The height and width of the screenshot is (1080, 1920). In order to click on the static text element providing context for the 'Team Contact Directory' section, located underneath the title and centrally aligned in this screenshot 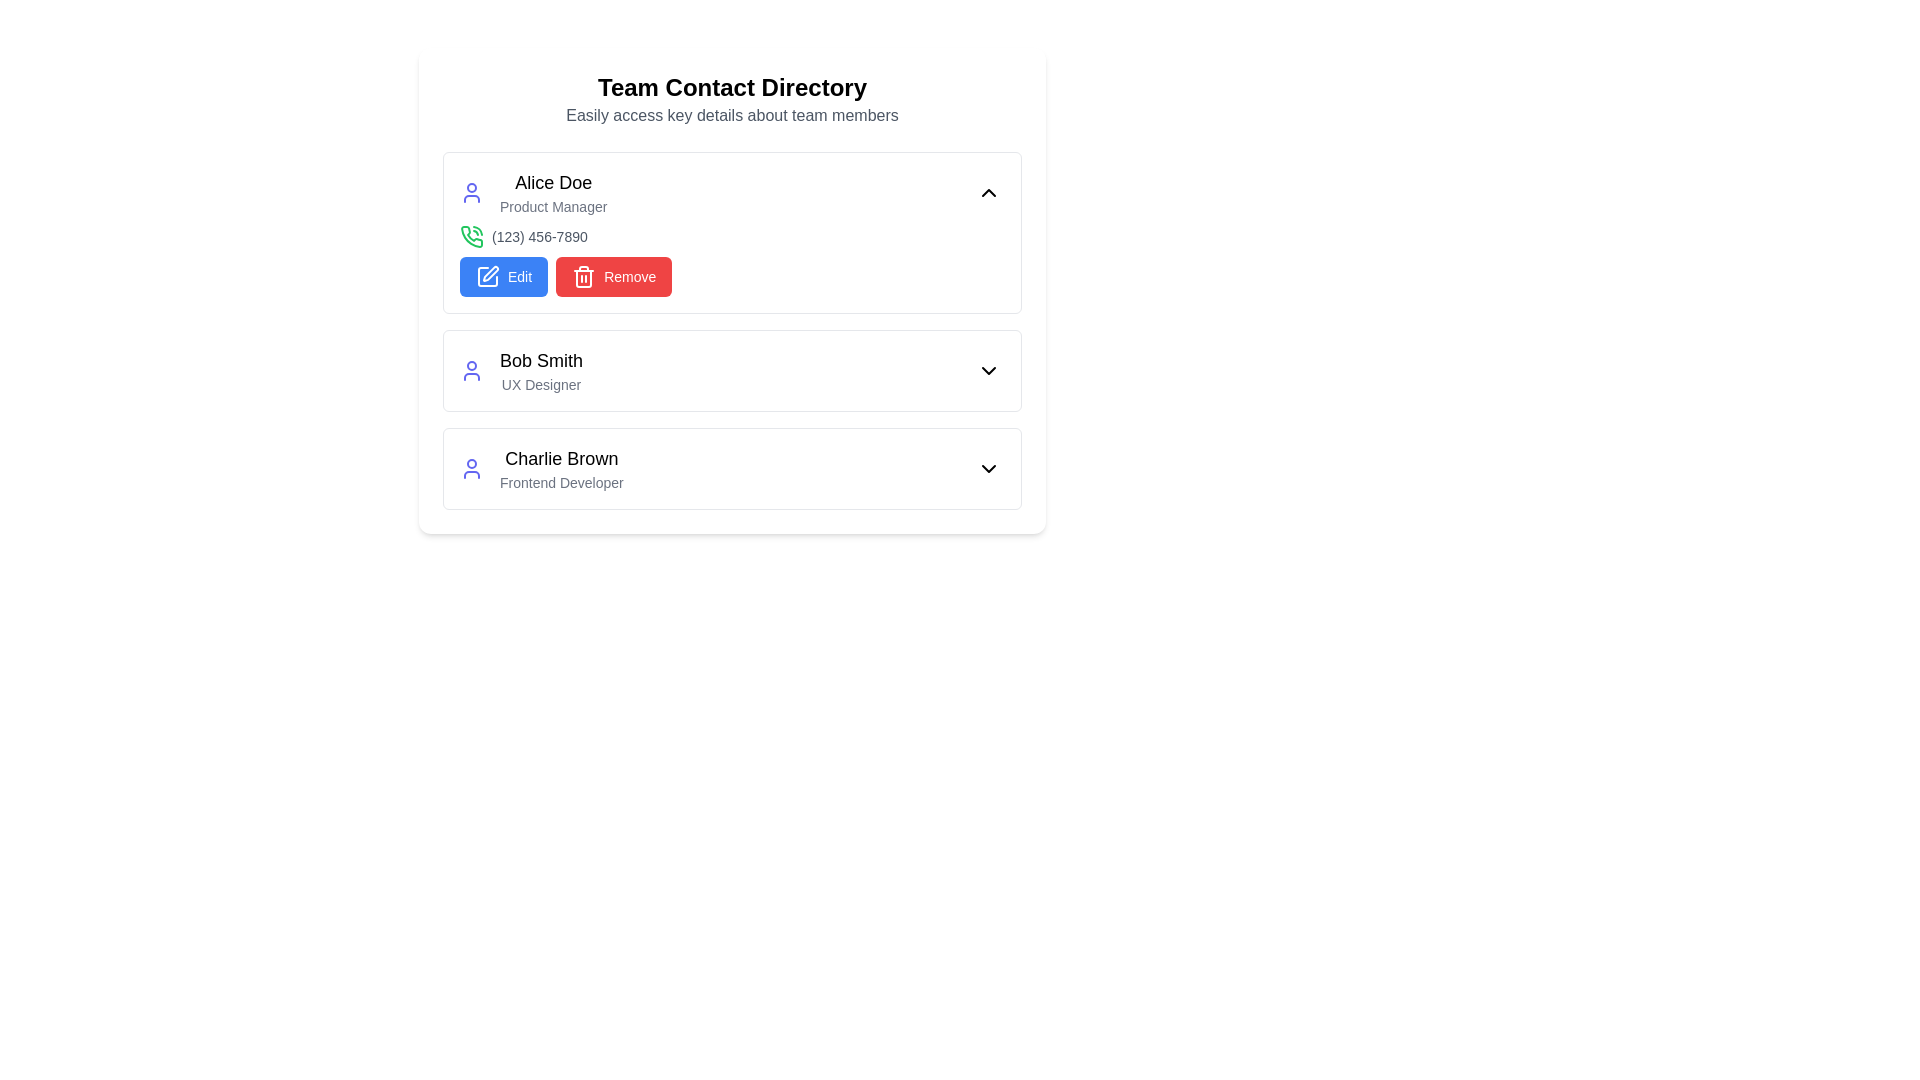, I will do `click(731, 115)`.